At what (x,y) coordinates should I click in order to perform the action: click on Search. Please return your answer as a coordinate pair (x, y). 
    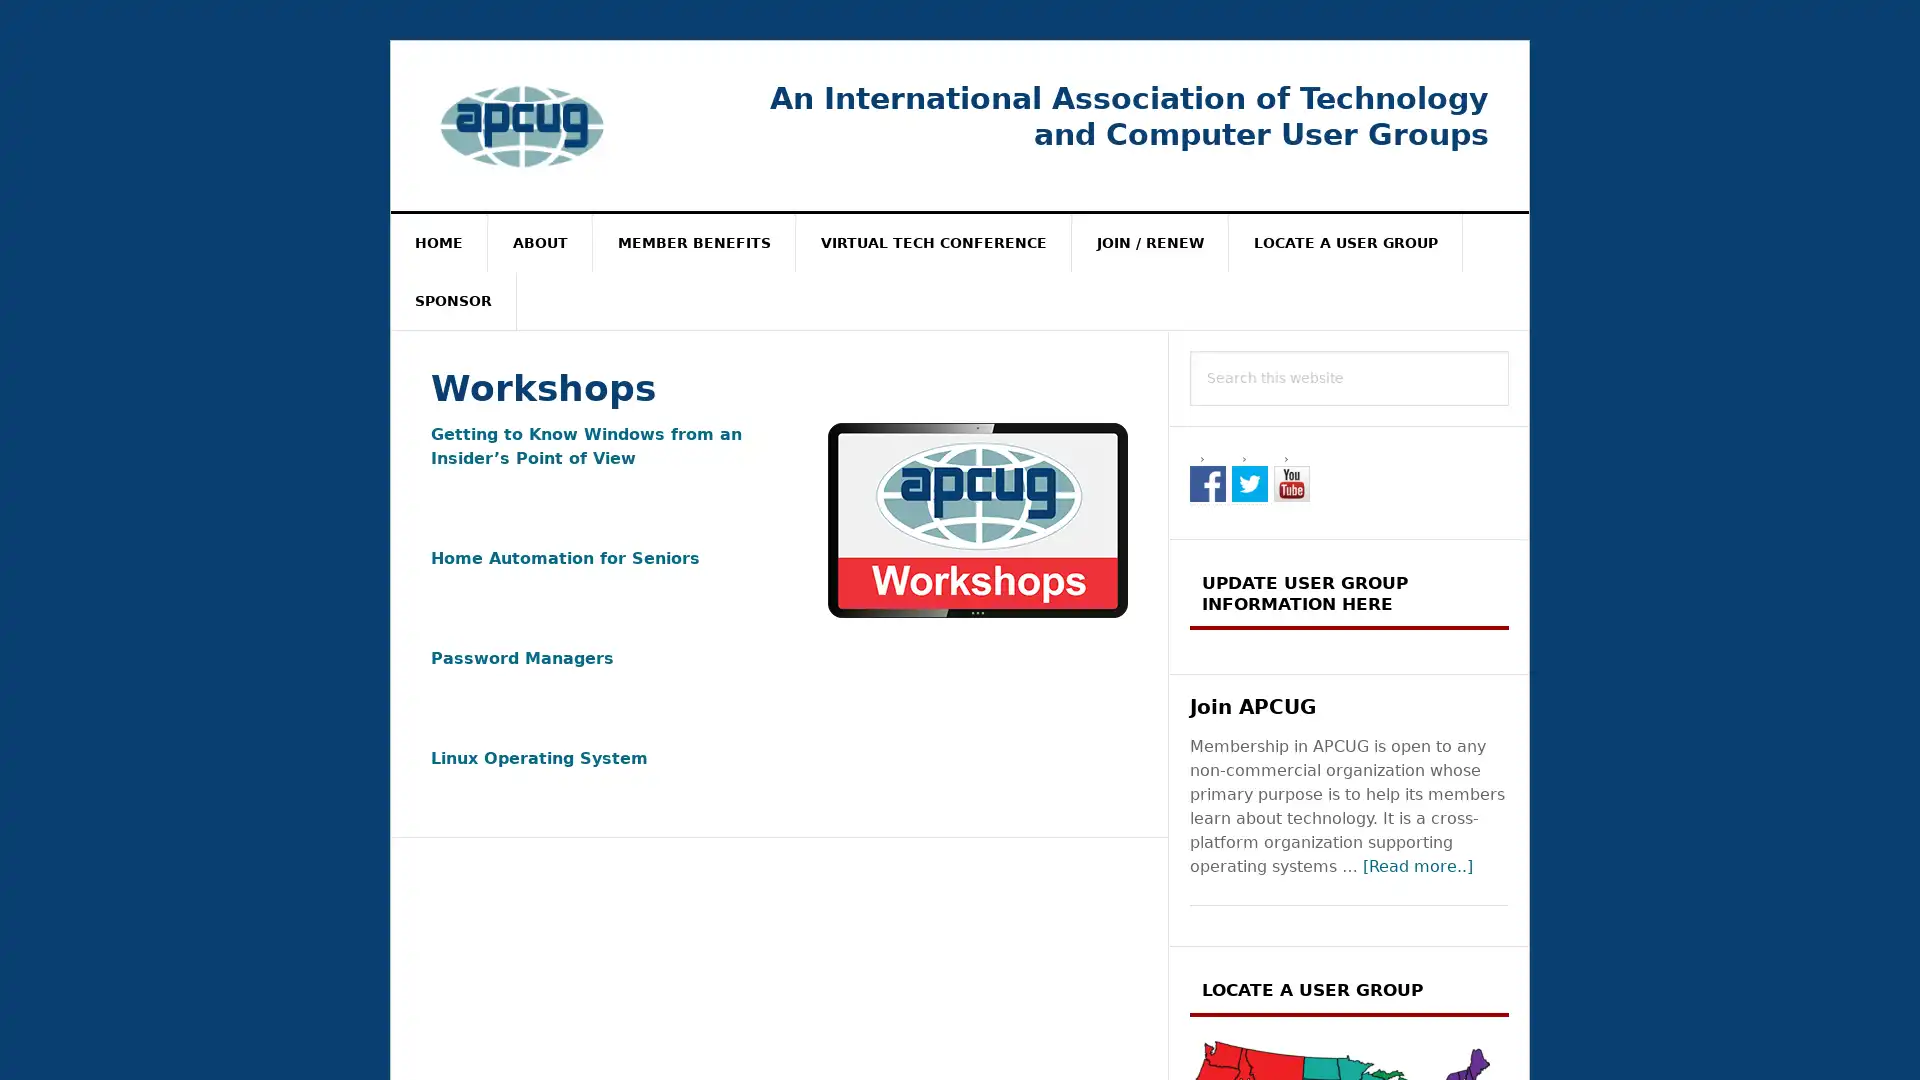
    Looking at the image, I should click on (1509, 349).